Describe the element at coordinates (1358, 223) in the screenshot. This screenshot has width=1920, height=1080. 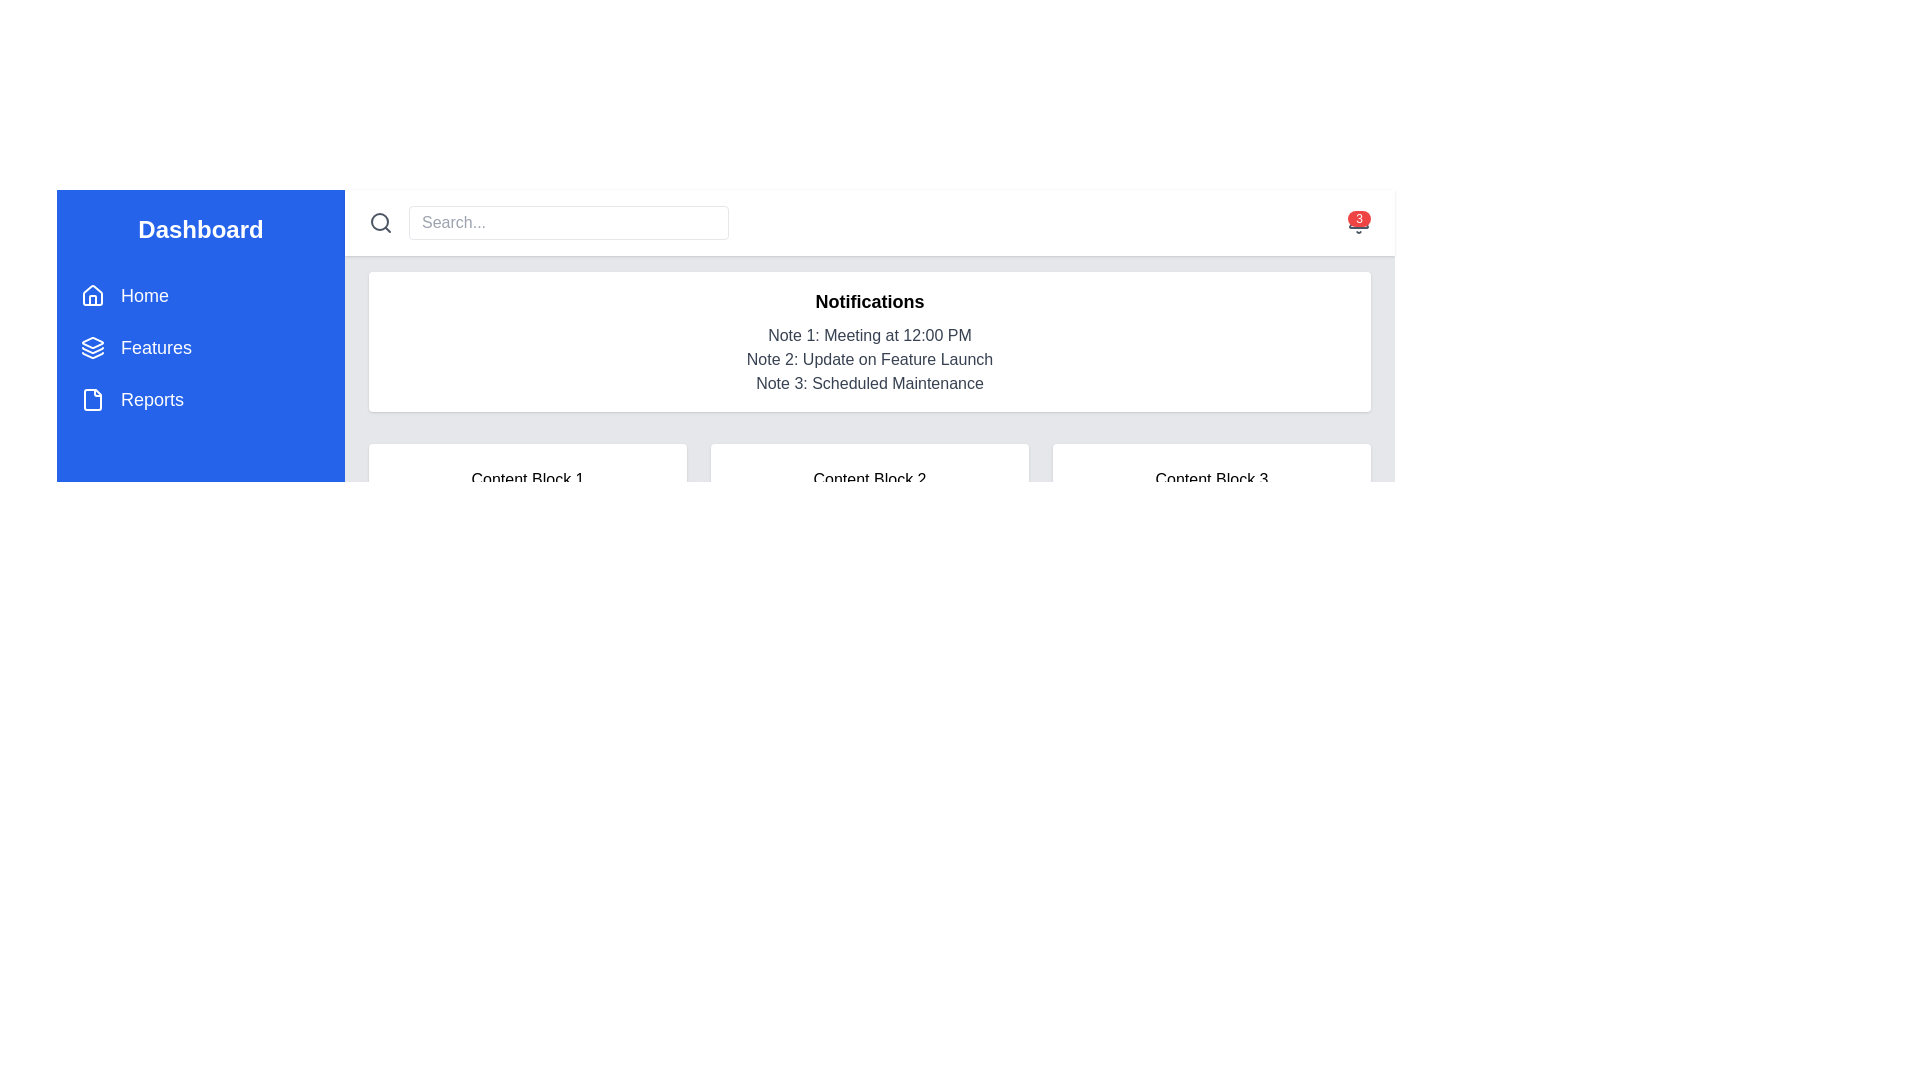
I see `the Notification badge located` at that location.